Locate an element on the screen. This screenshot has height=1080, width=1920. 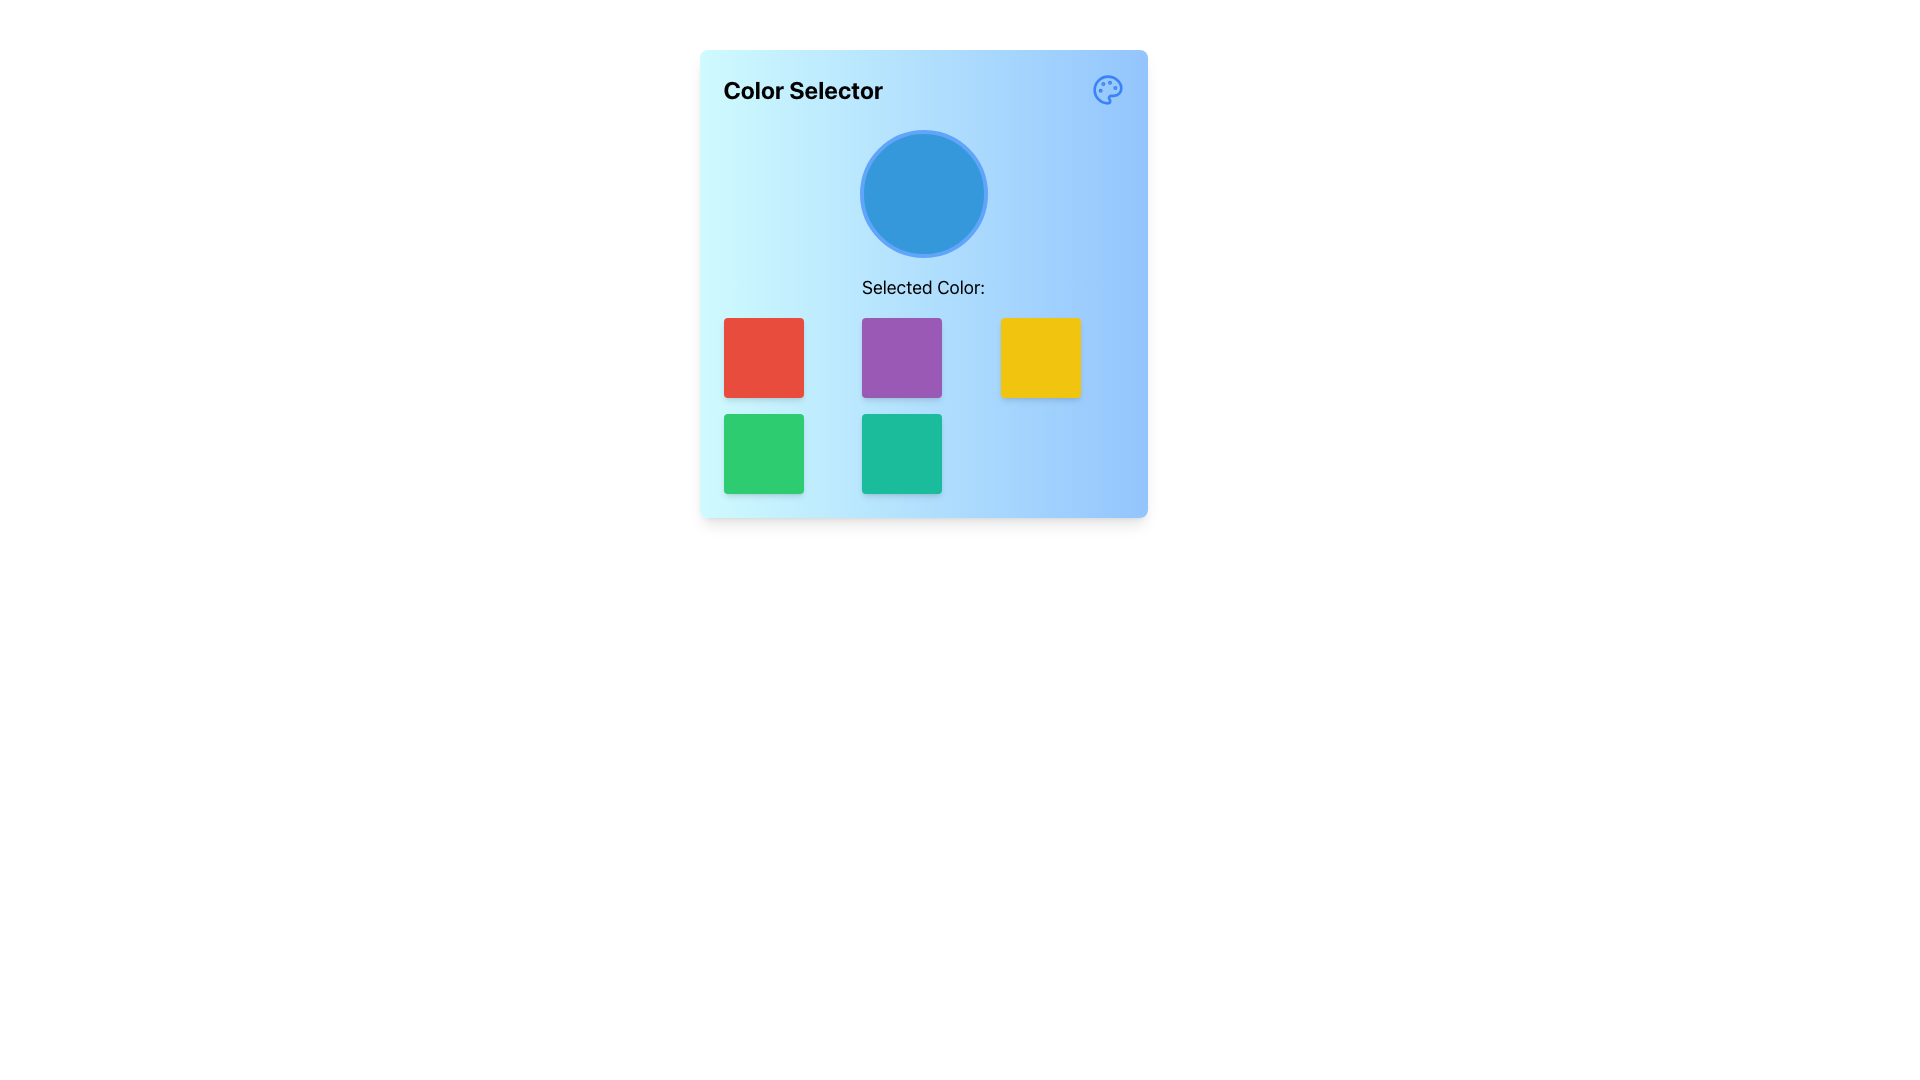
the Interactive color selection block in the first row and first column of the color palette is located at coordinates (762, 357).